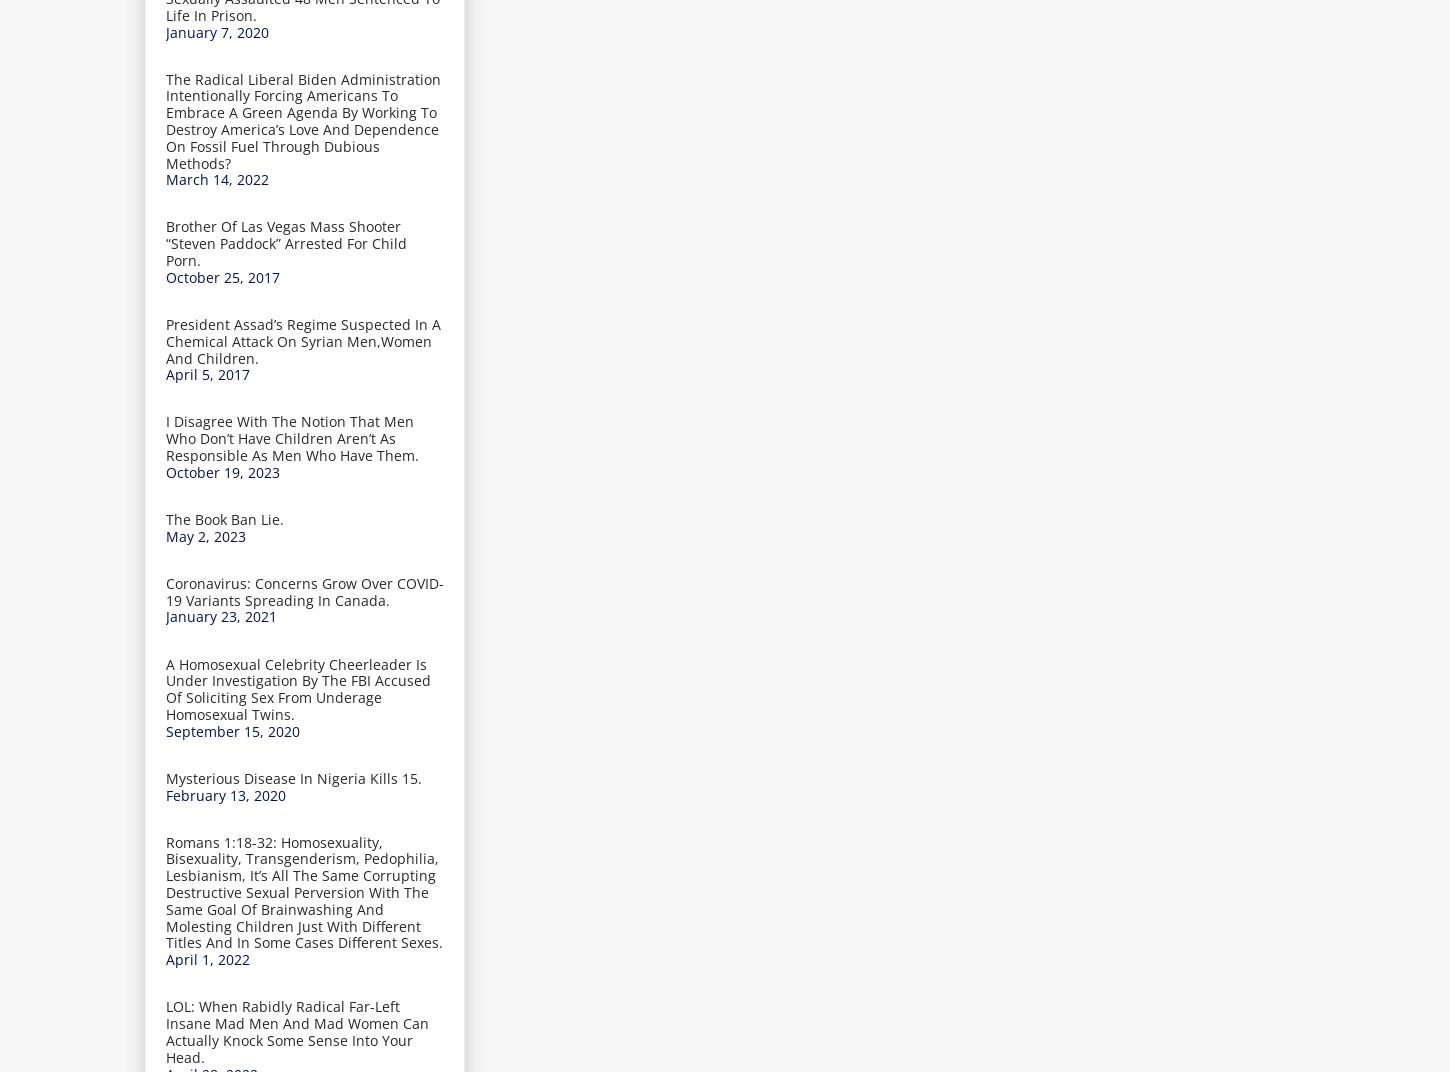 The height and width of the screenshot is (1072, 1450). I want to click on 'Coronavirus: Concerns Grow Over COVID-19 Variants Spreading In Canada.', so click(165, 589).